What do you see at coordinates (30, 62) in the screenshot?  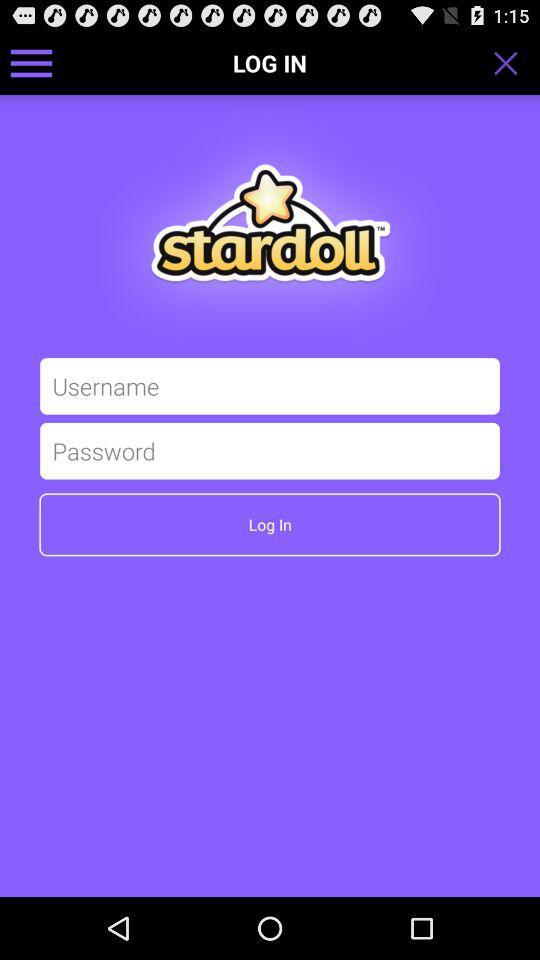 I see `icon to the left of log in icon` at bounding box center [30, 62].